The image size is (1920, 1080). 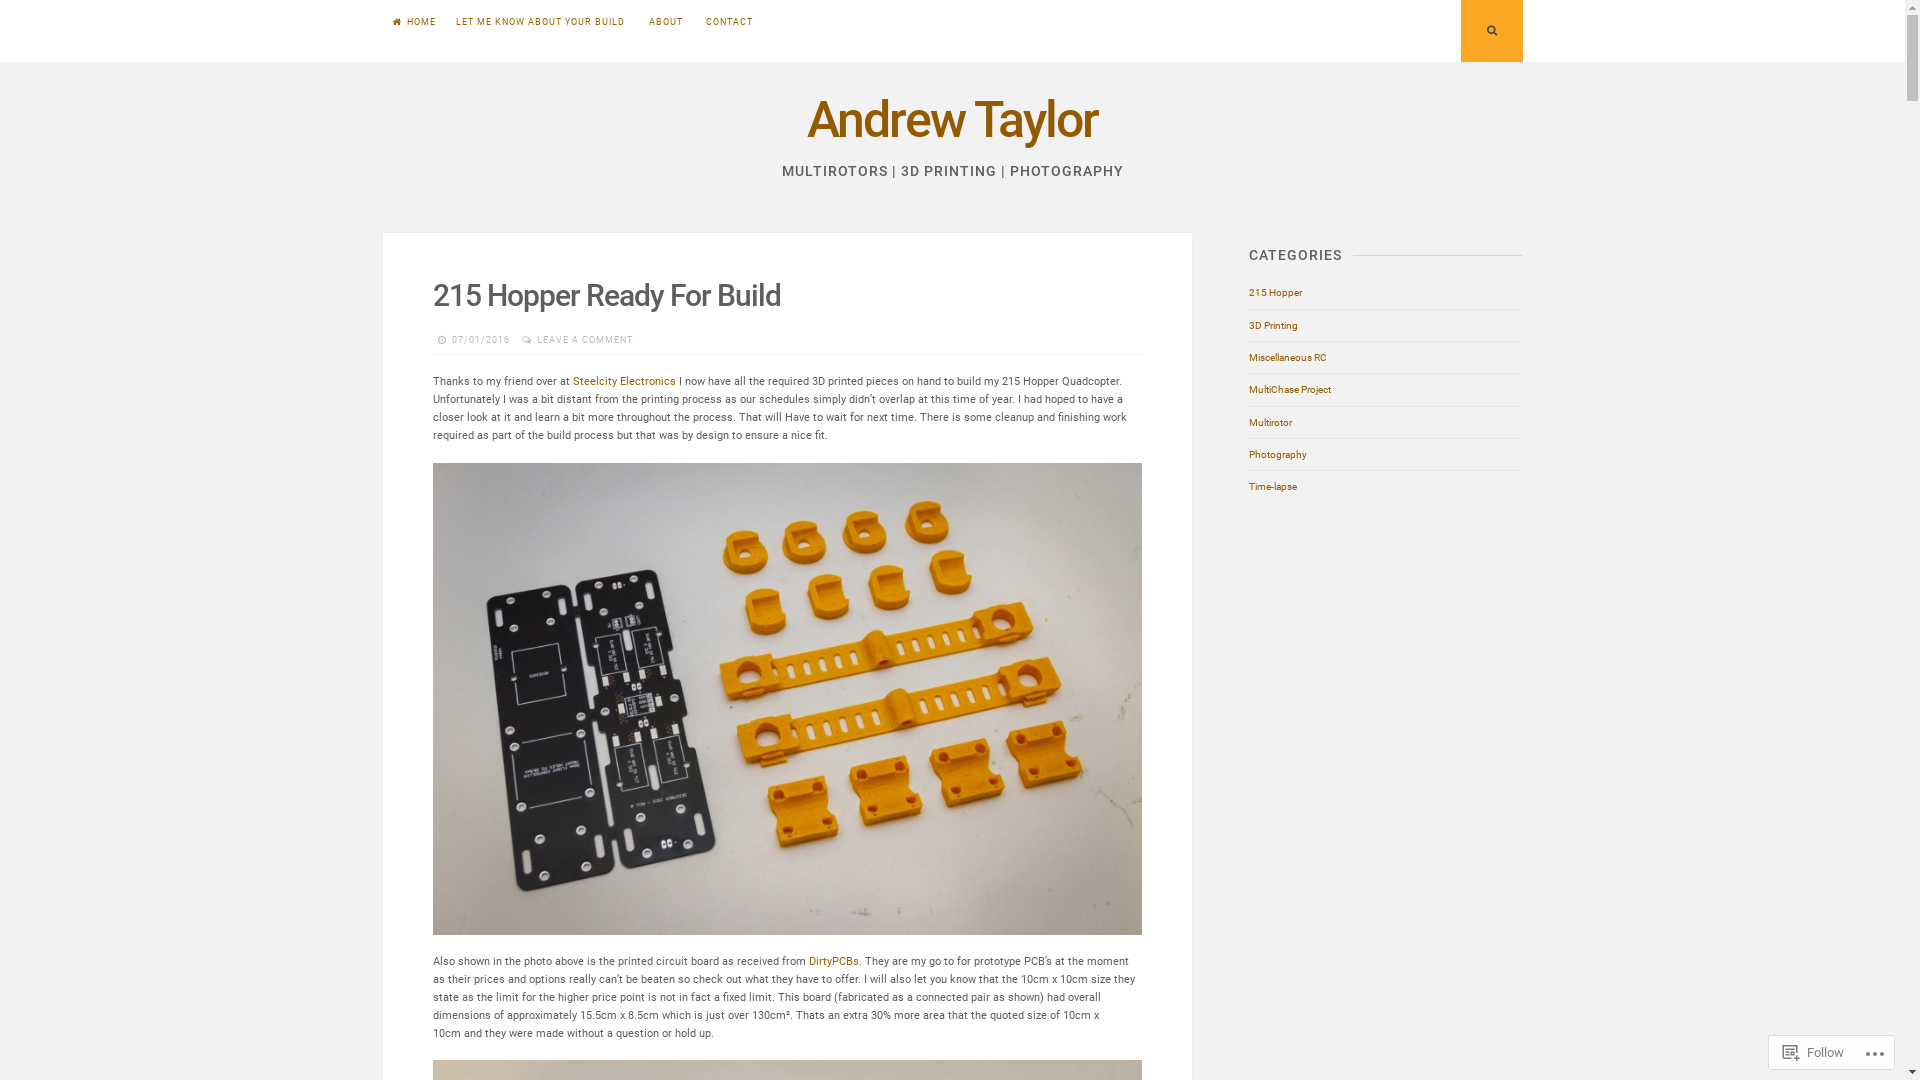 What do you see at coordinates (537, 338) in the screenshot?
I see `'LEAVE A COMMENT'` at bounding box center [537, 338].